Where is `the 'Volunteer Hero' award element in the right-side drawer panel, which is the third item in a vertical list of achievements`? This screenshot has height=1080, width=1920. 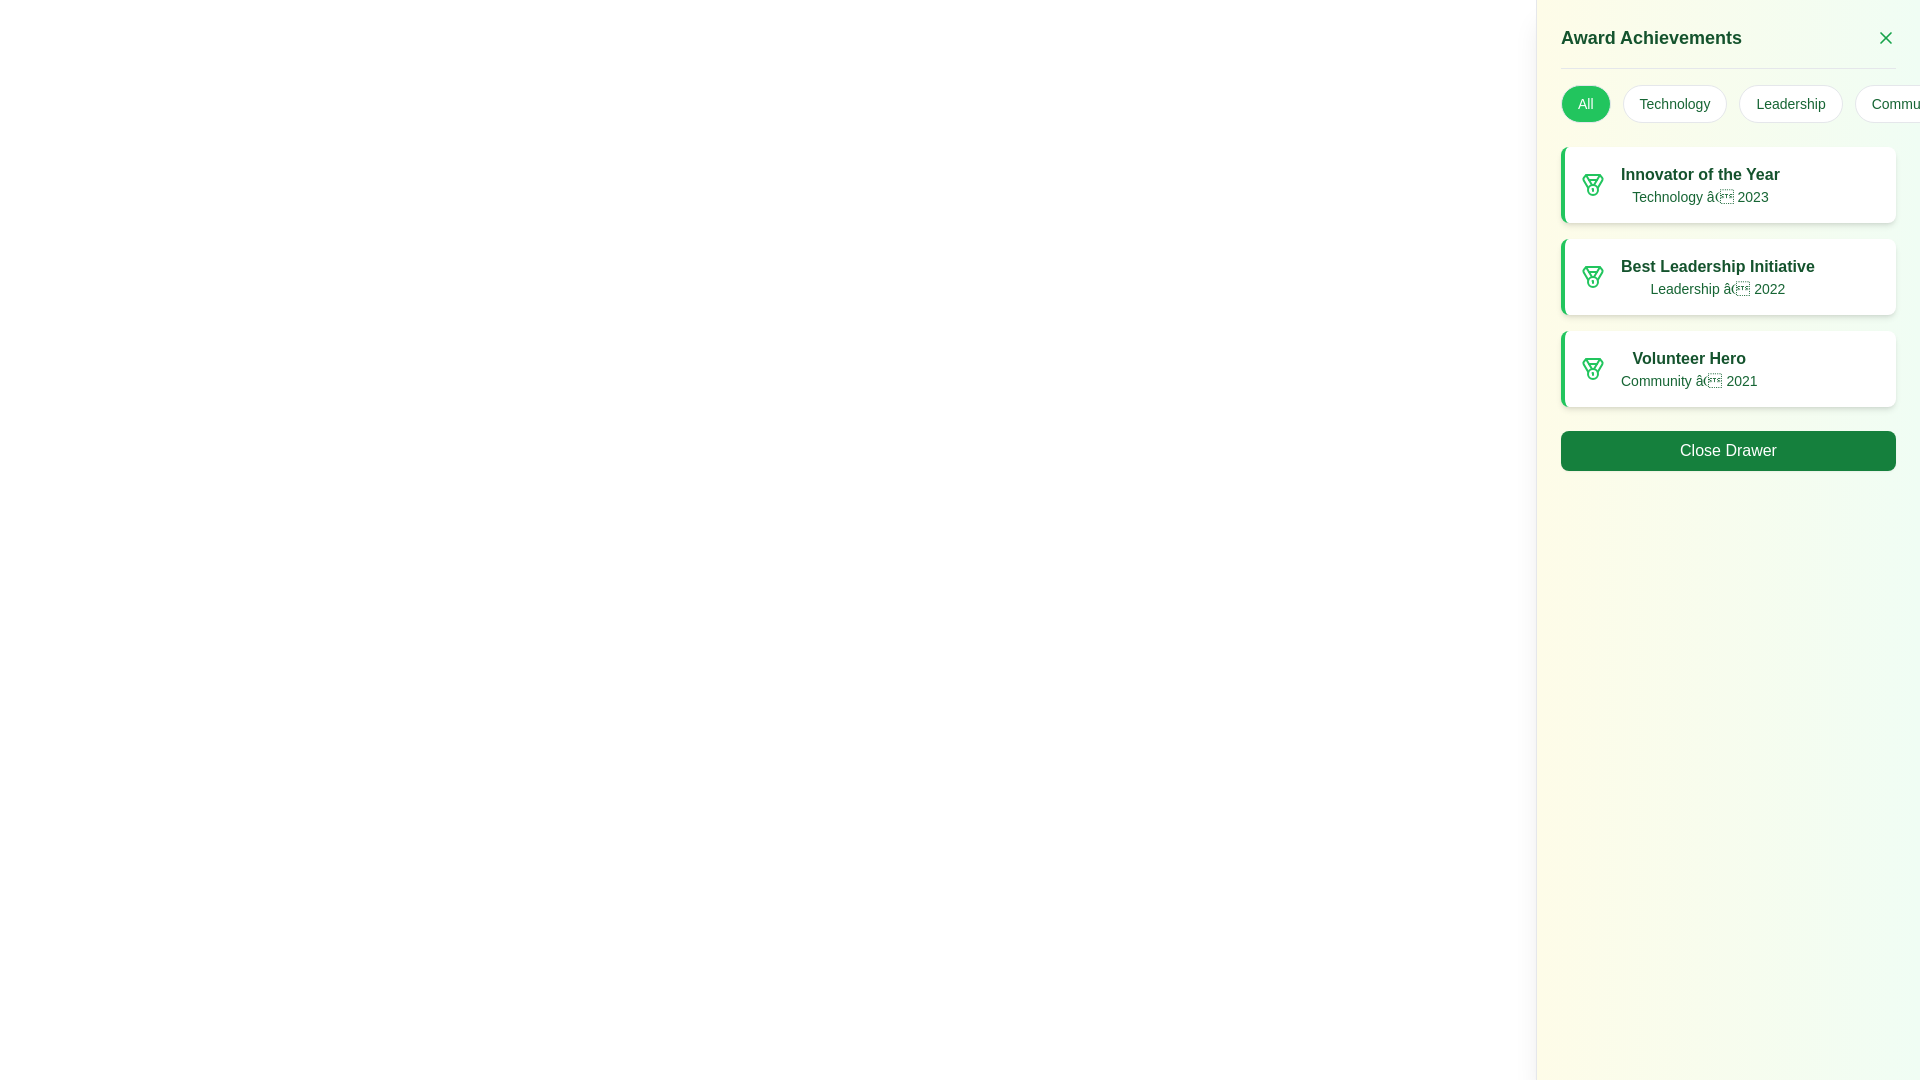 the 'Volunteer Hero' award element in the right-side drawer panel, which is the third item in a vertical list of achievements is located at coordinates (1727, 369).